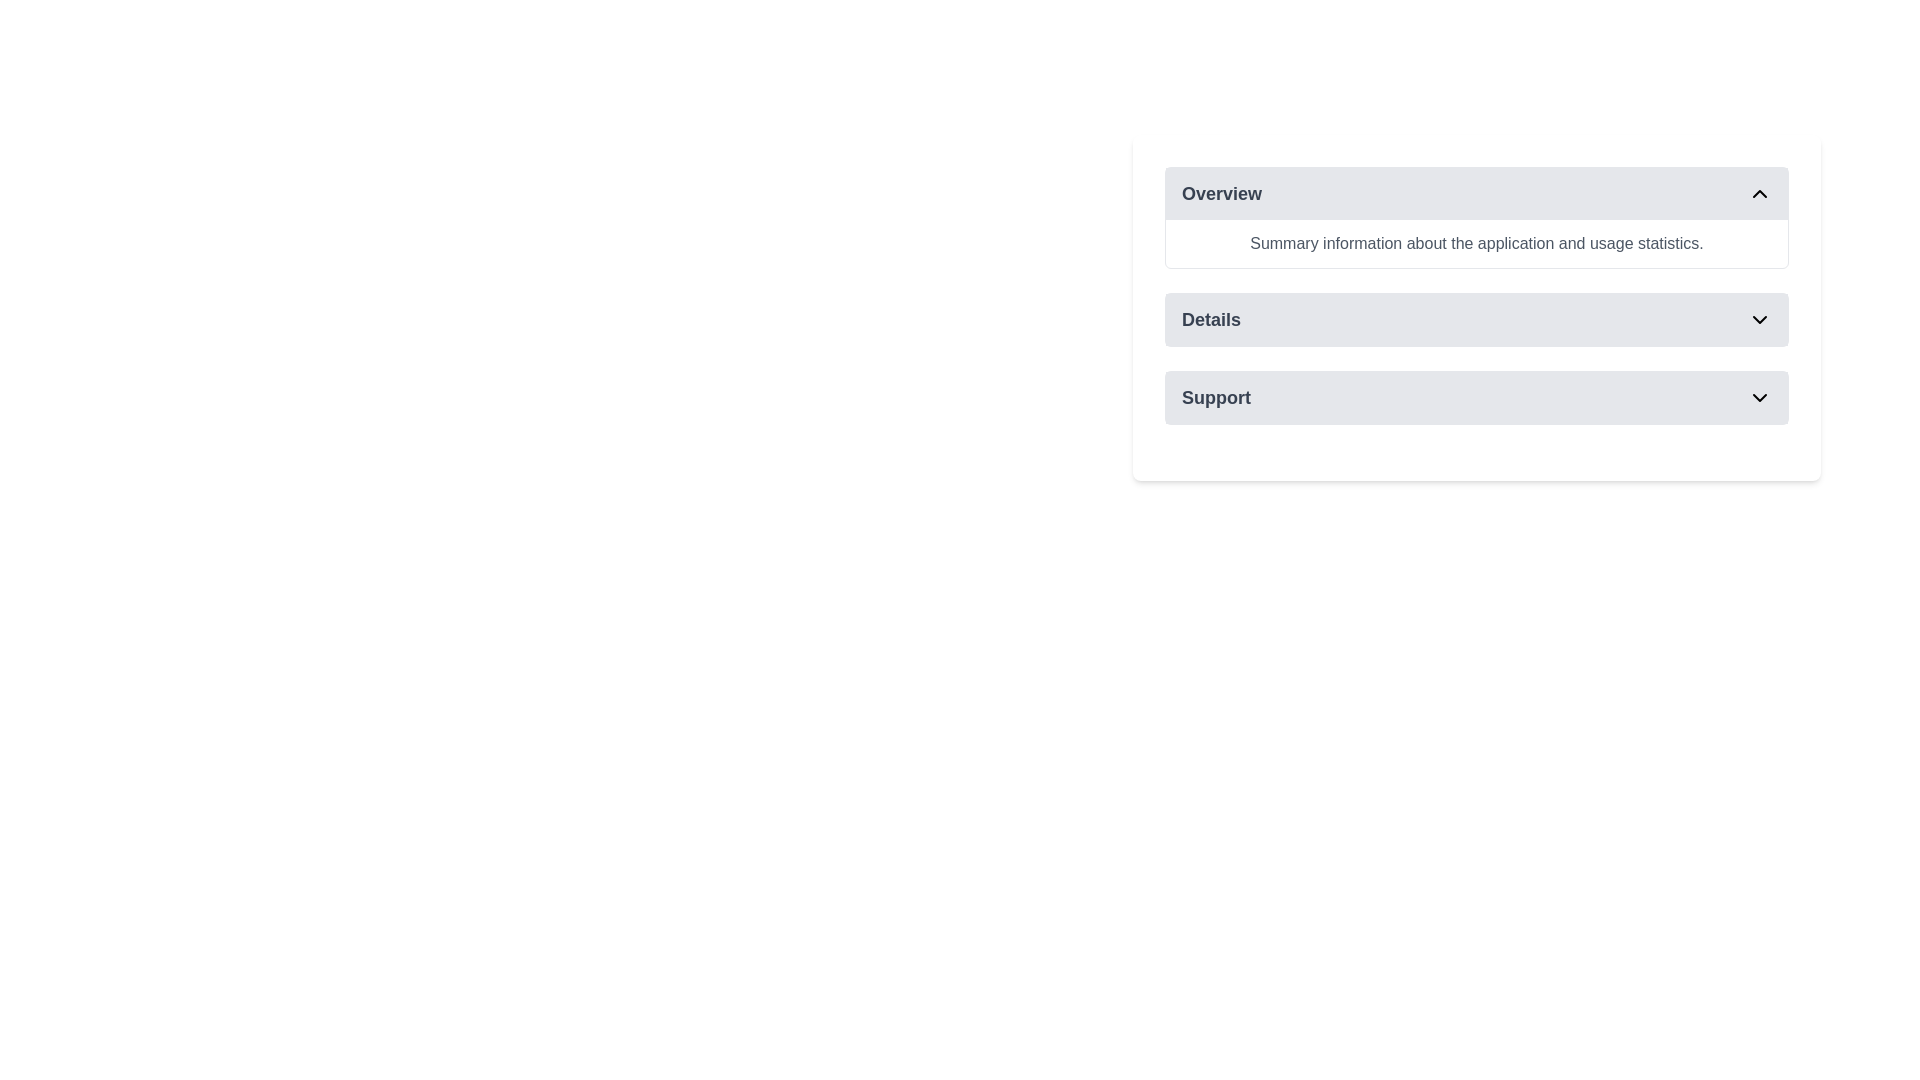 This screenshot has width=1920, height=1080. I want to click on the 'Overview' Collapsible Section Header with a chevron-up icon, so click(1477, 218).